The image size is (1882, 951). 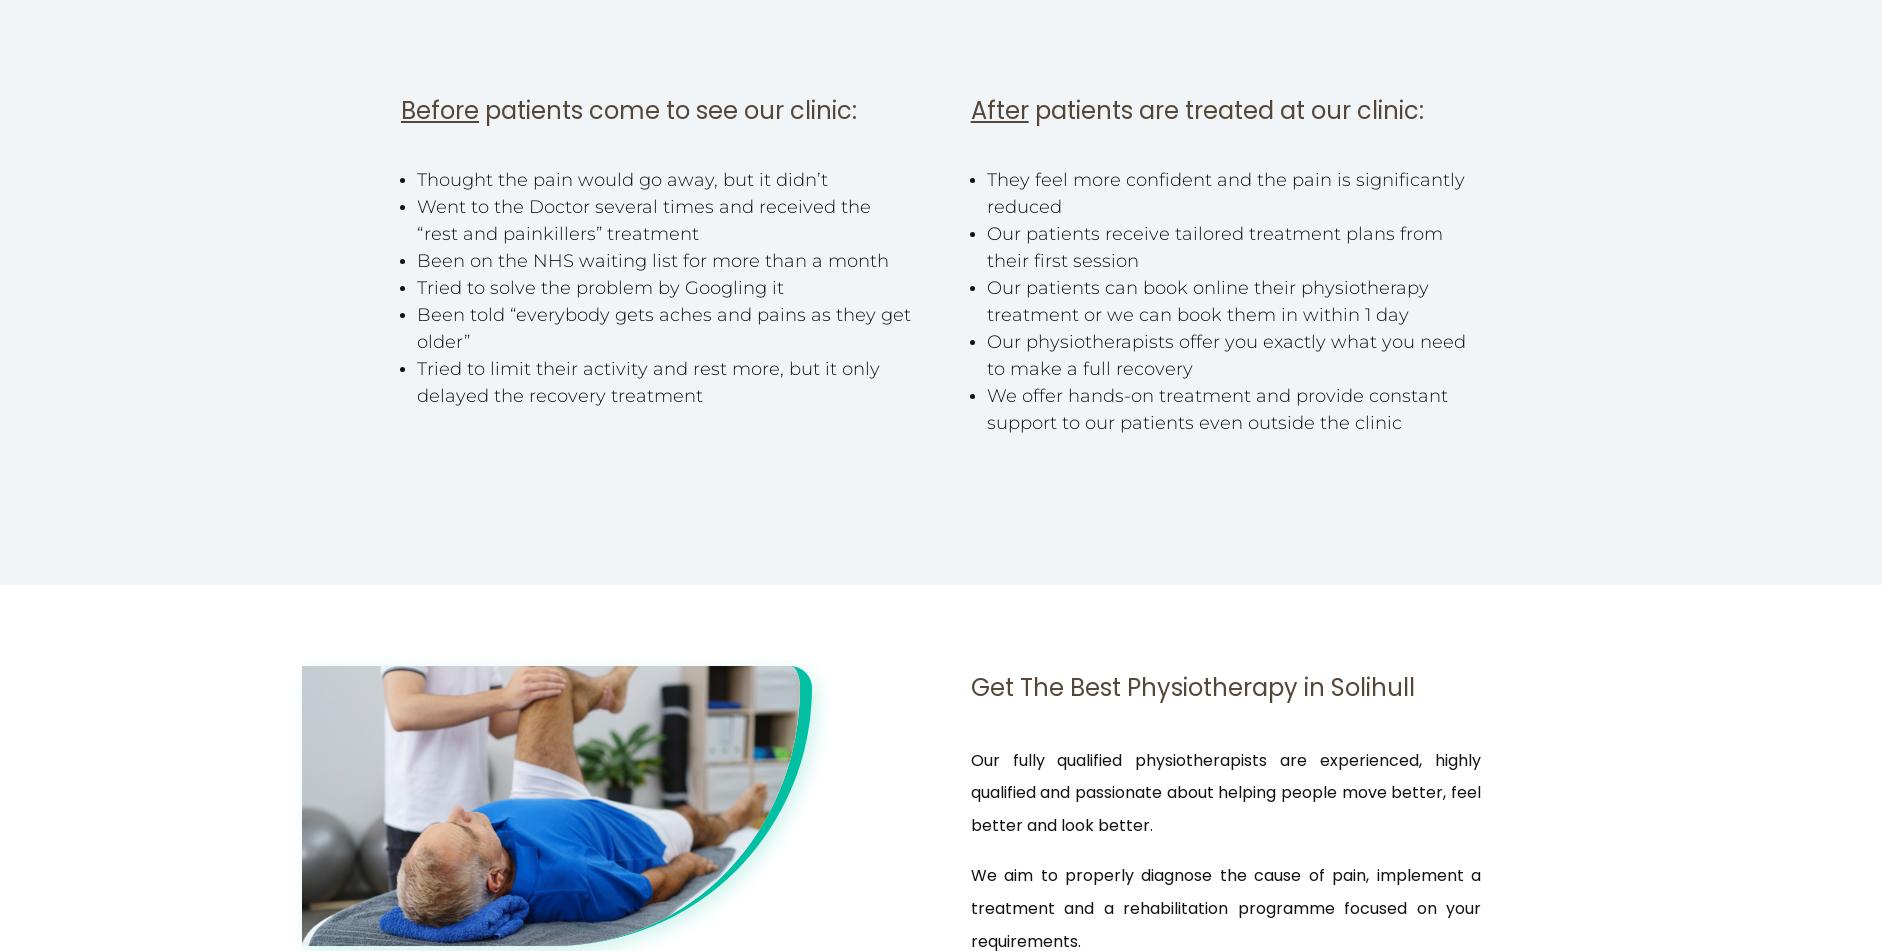 I want to click on 'Before', so click(x=439, y=110).